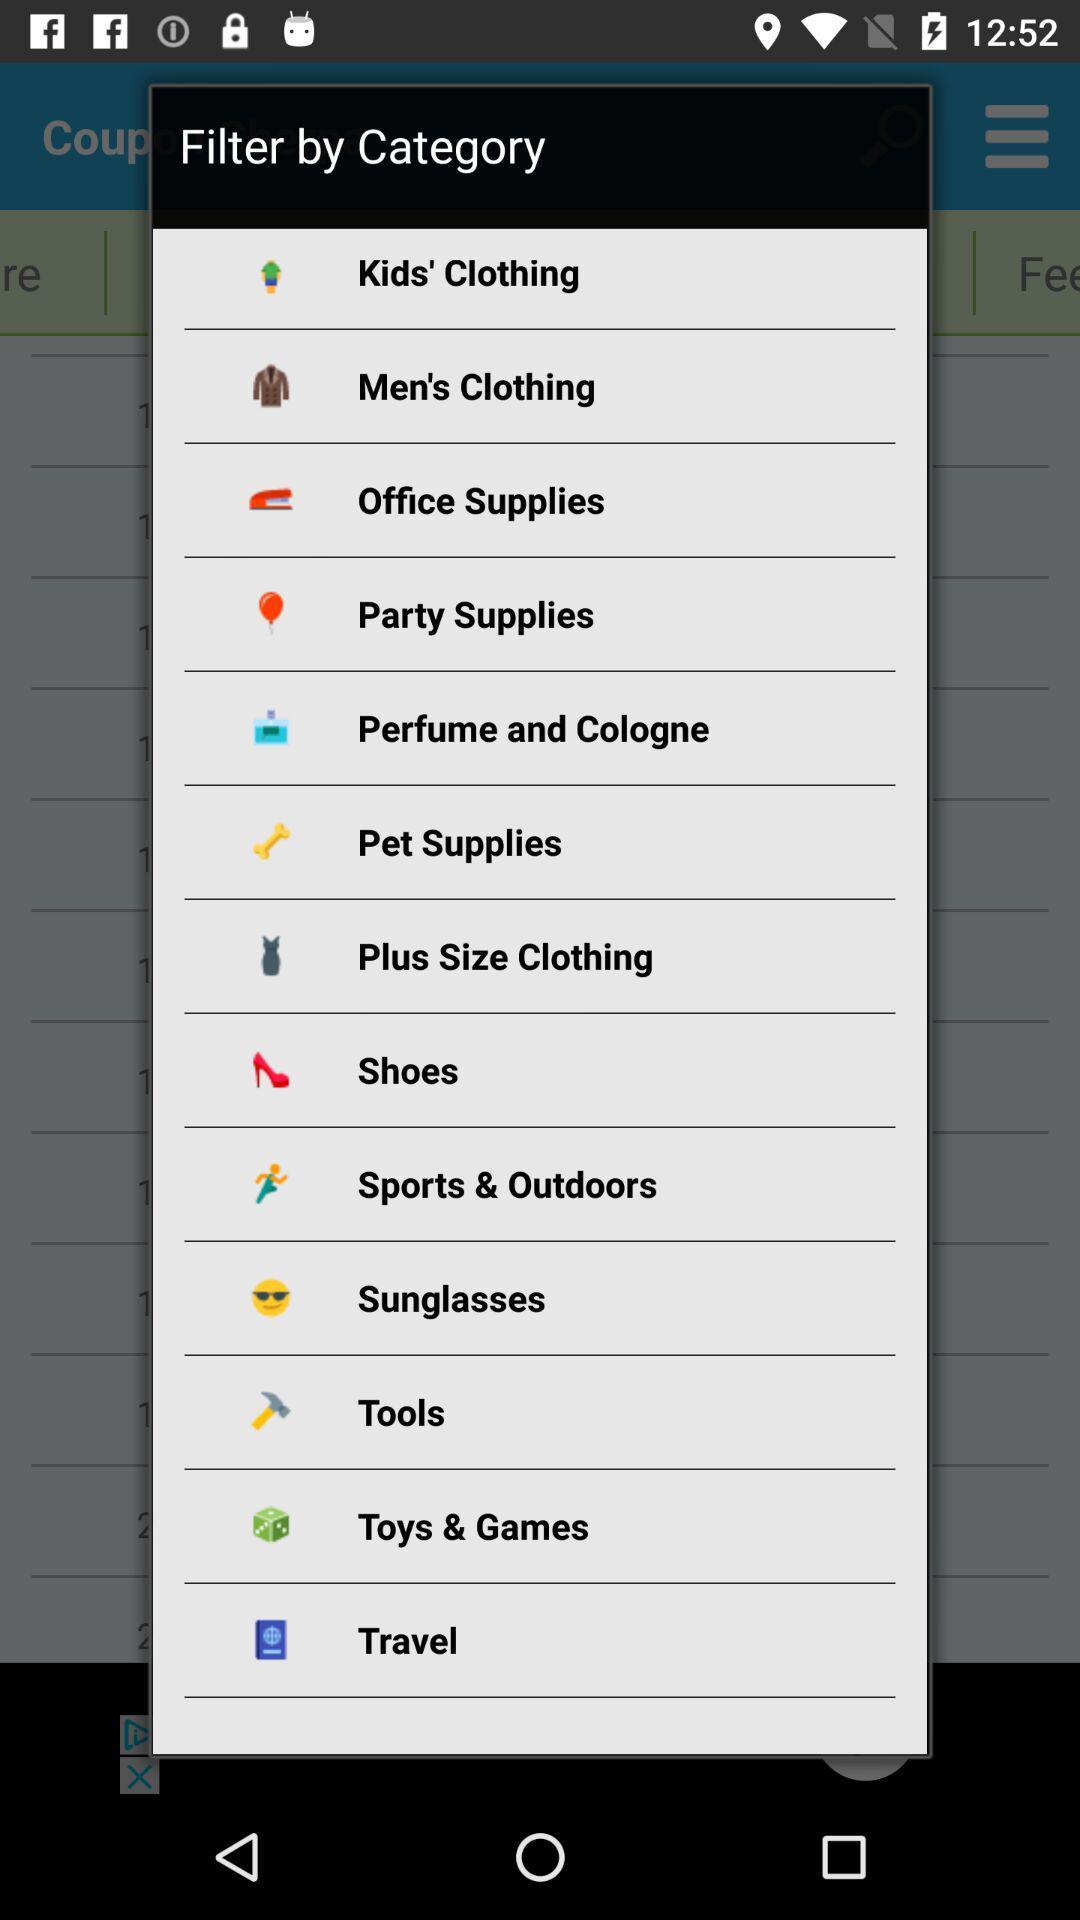 The height and width of the screenshot is (1920, 1080). I want to click on the icon above men's clothing, so click(563, 277).